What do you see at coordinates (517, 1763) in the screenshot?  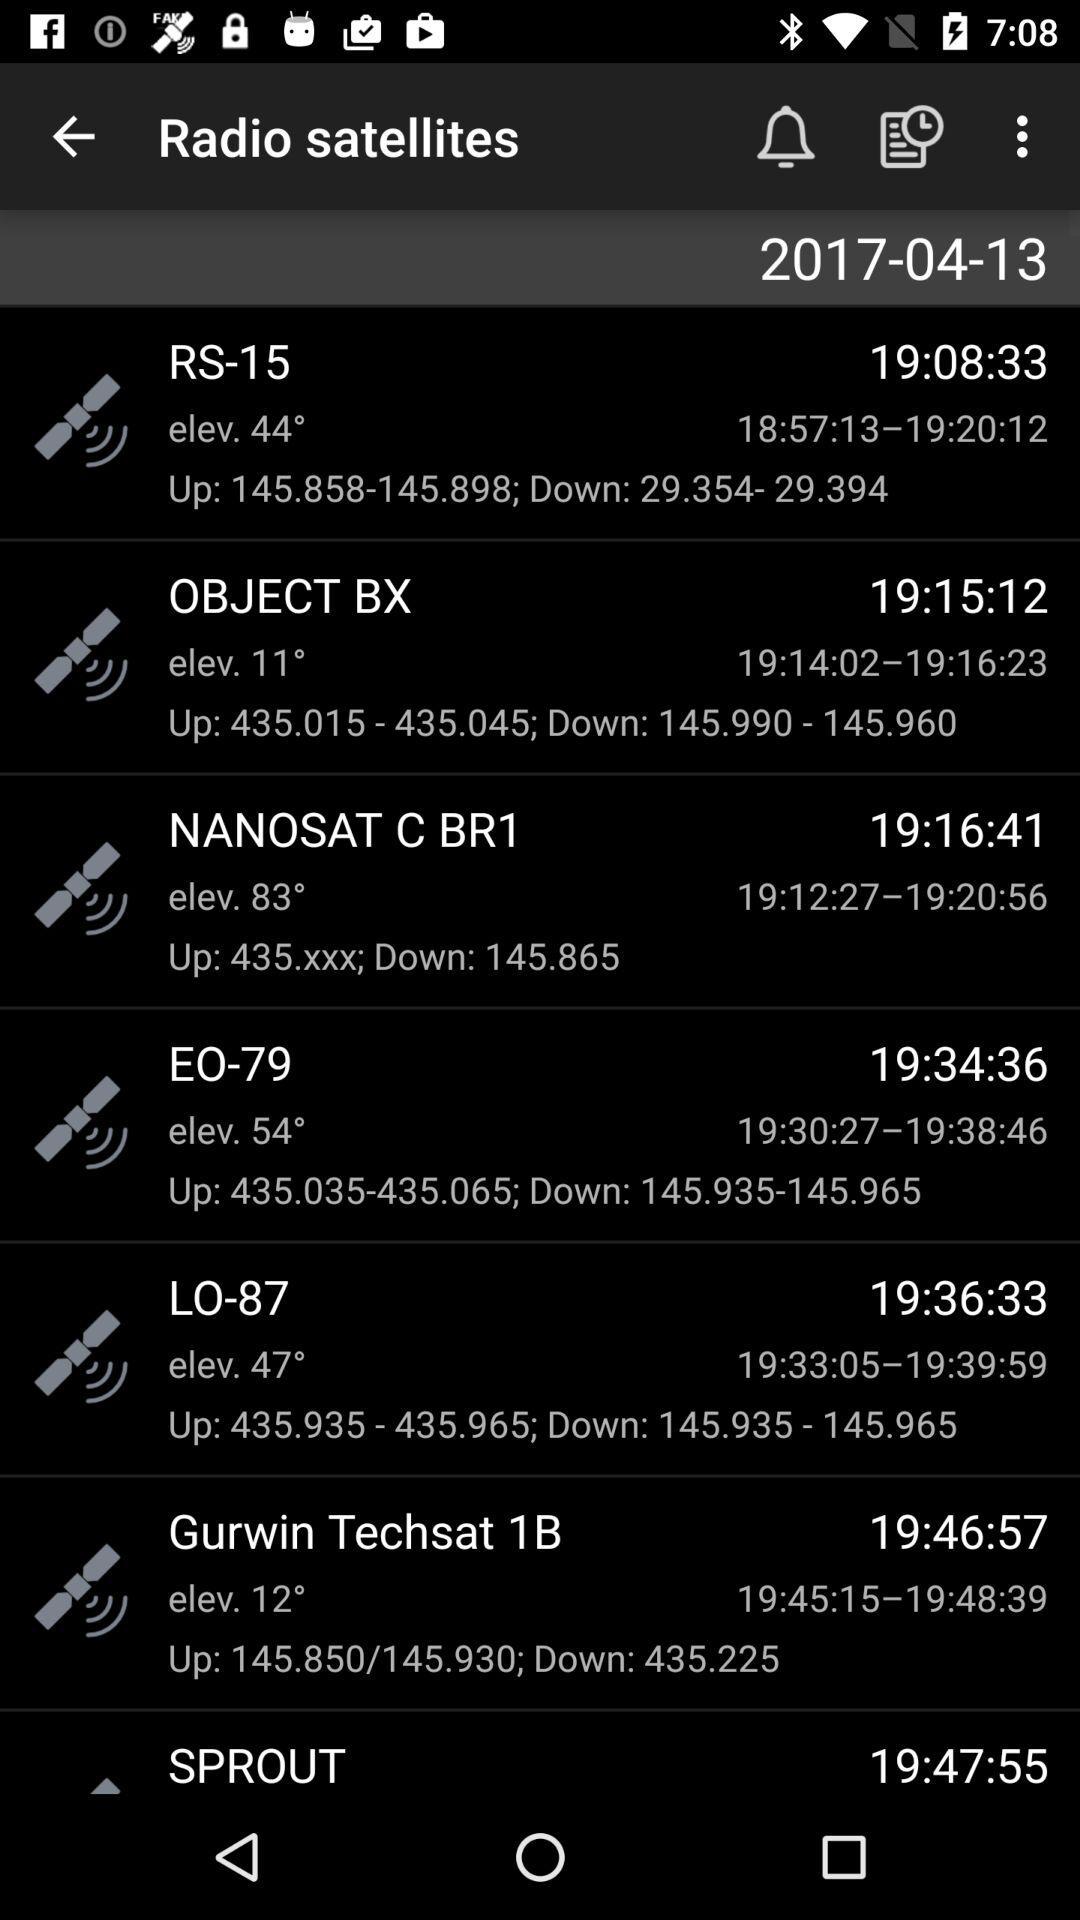 I see `sprout icon` at bounding box center [517, 1763].